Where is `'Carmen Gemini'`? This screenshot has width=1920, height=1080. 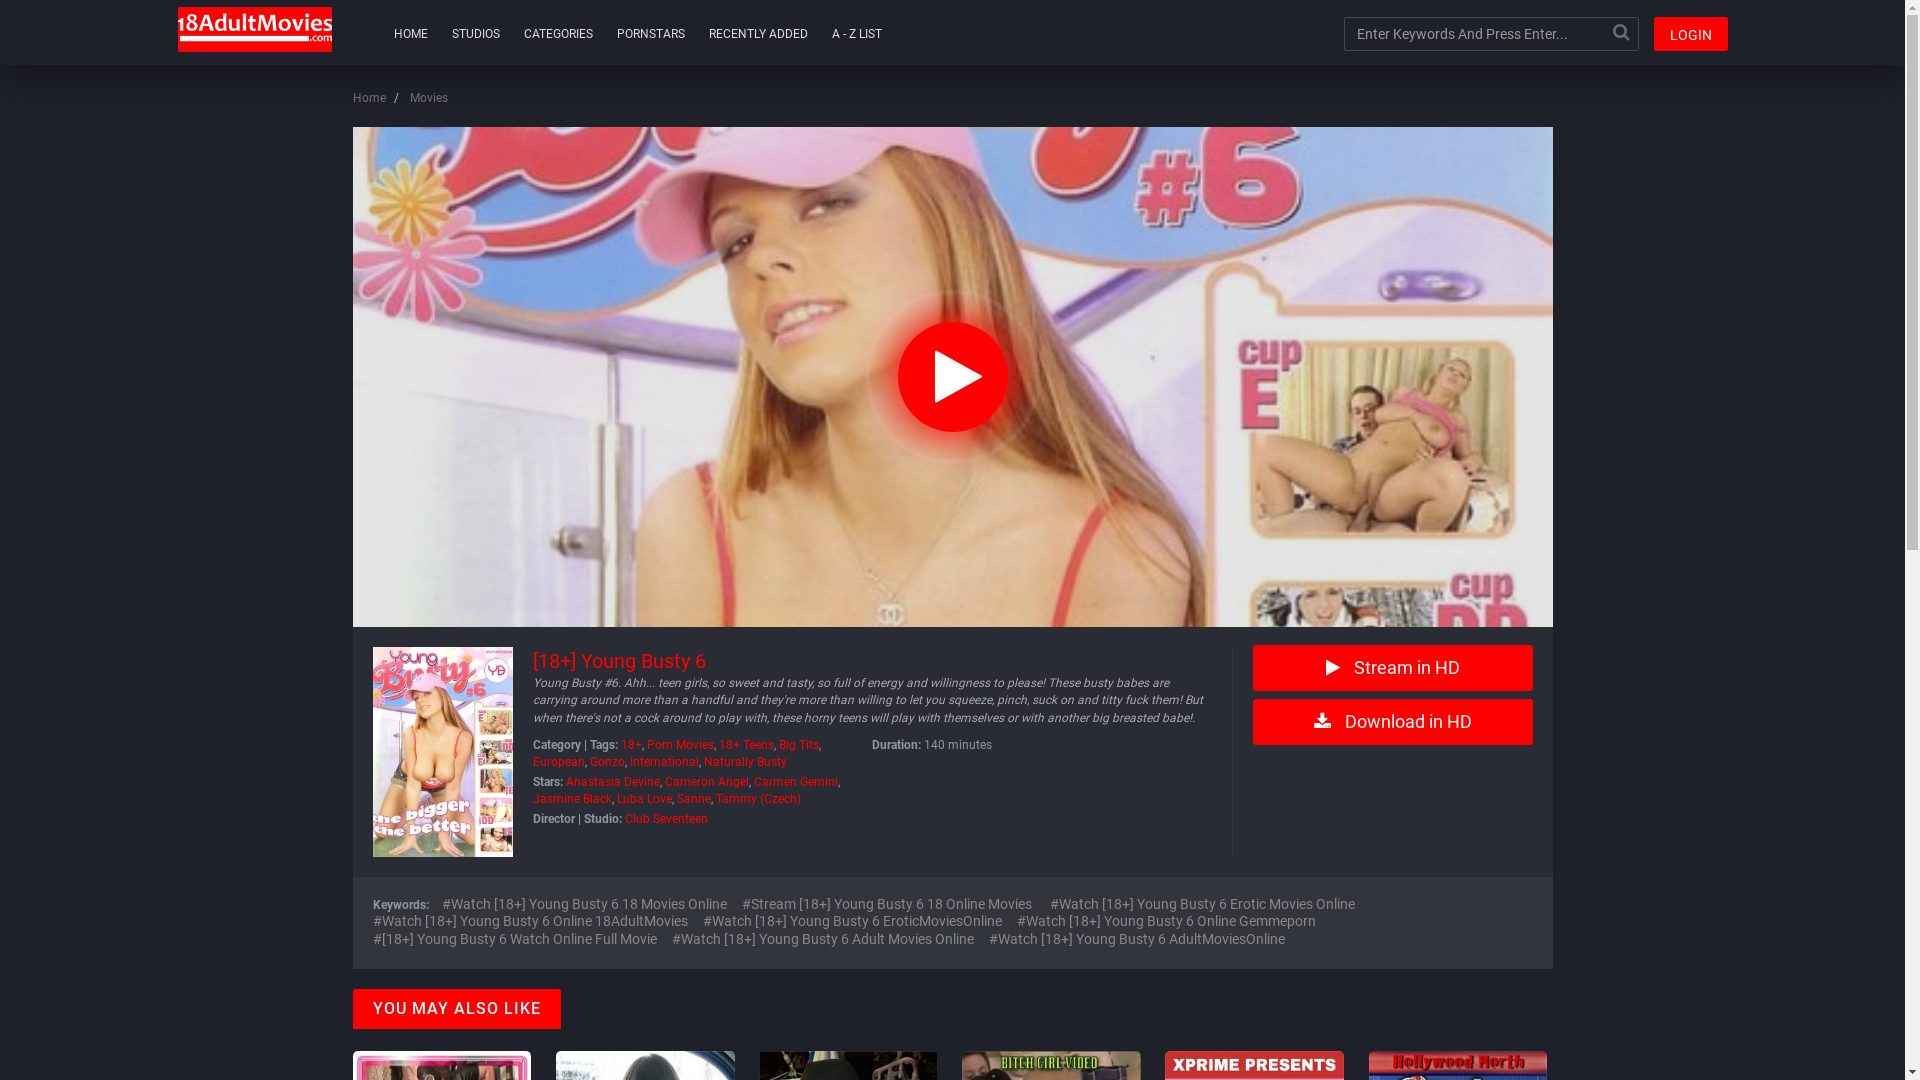 'Carmen Gemini' is located at coordinates (795, 781).